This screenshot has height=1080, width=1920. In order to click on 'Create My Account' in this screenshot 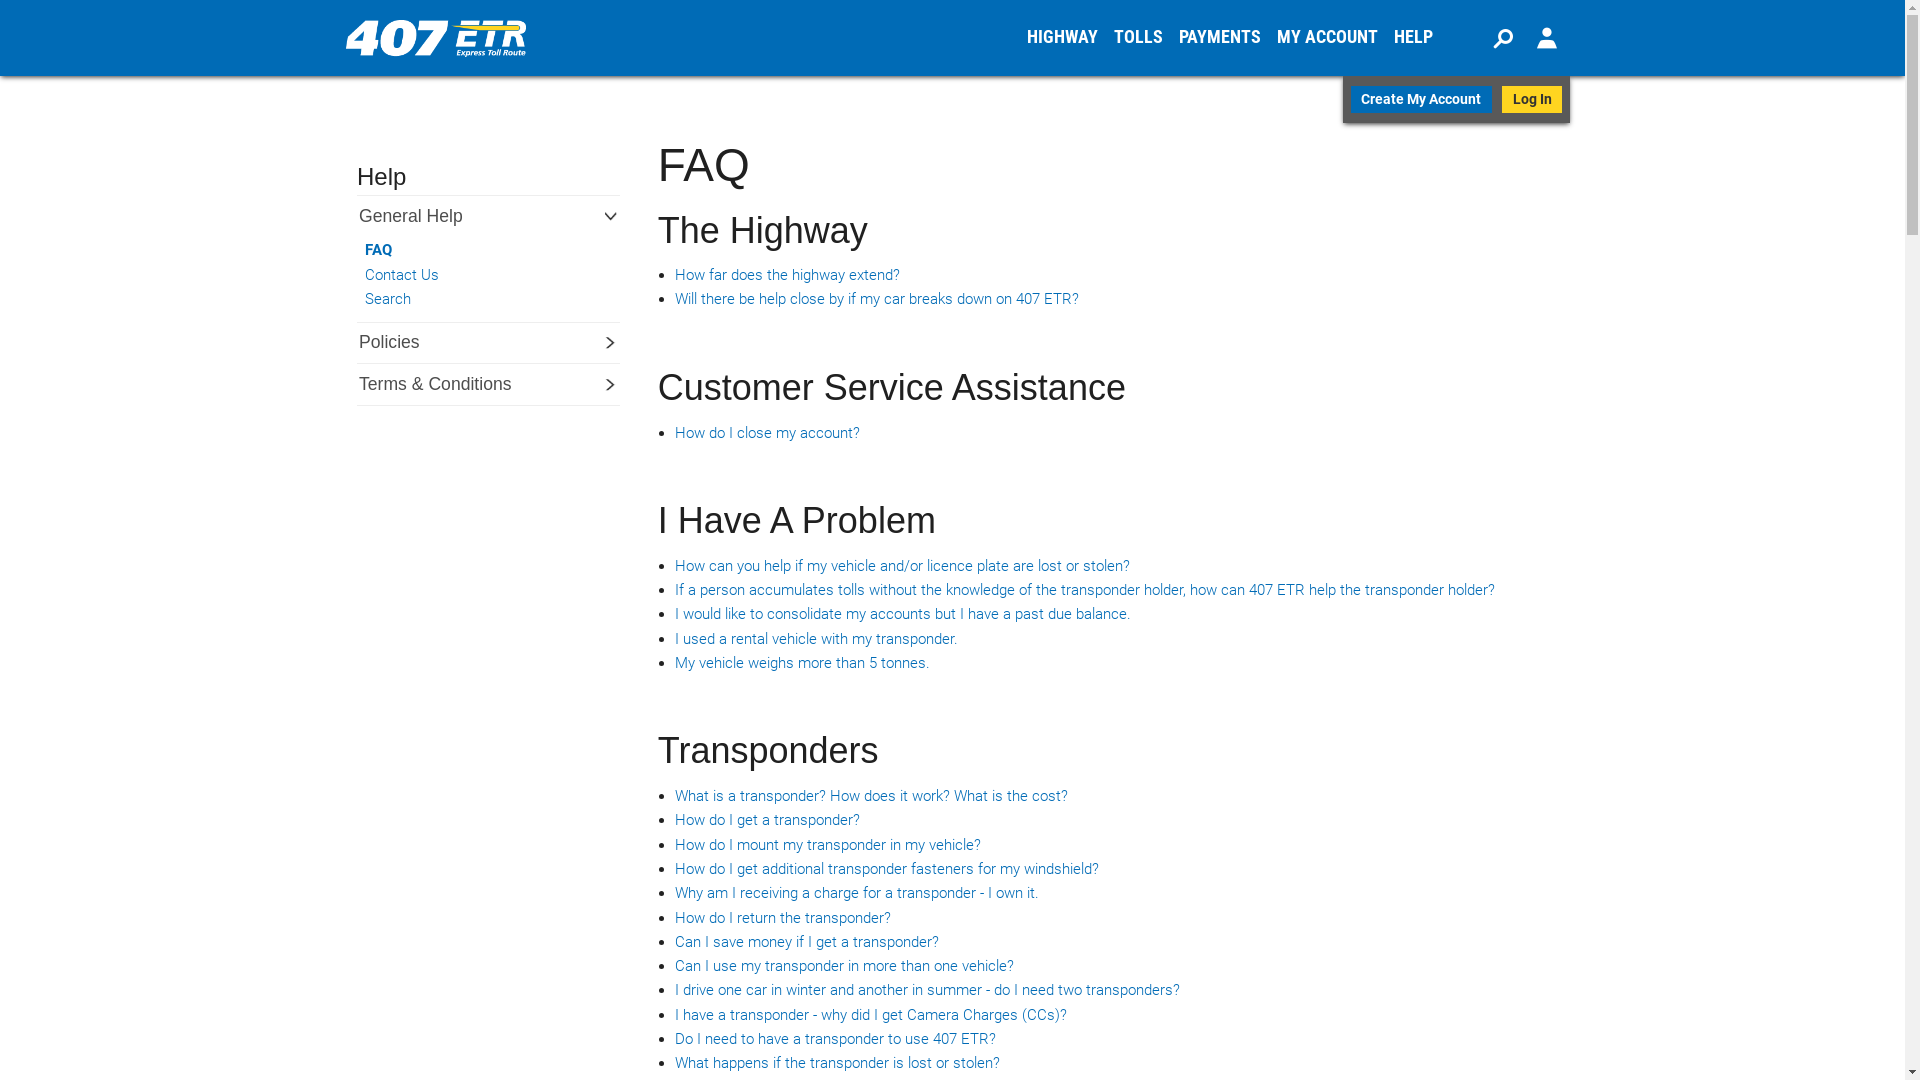, I will do `click(1419, 99)`.